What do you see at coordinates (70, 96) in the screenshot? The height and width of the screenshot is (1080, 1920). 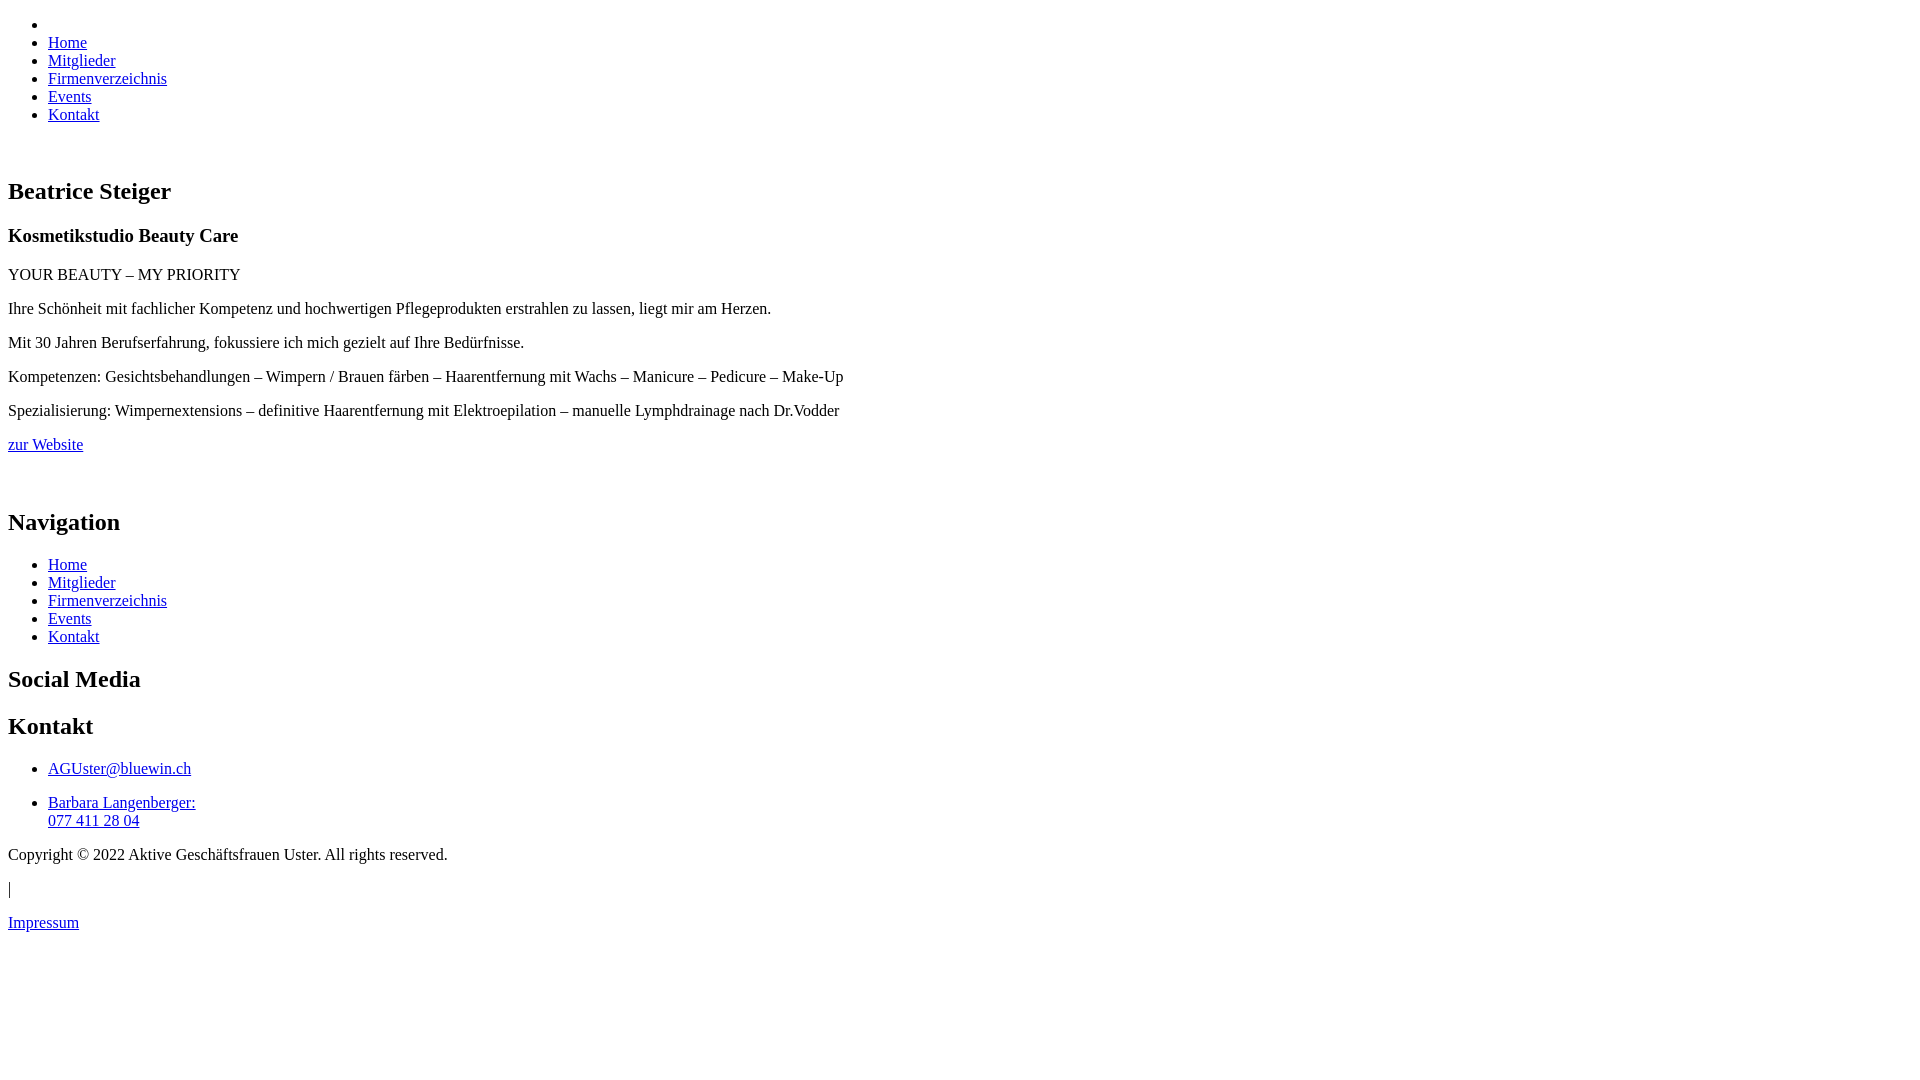 I see `'Events'` at bounding box center [70, 96].